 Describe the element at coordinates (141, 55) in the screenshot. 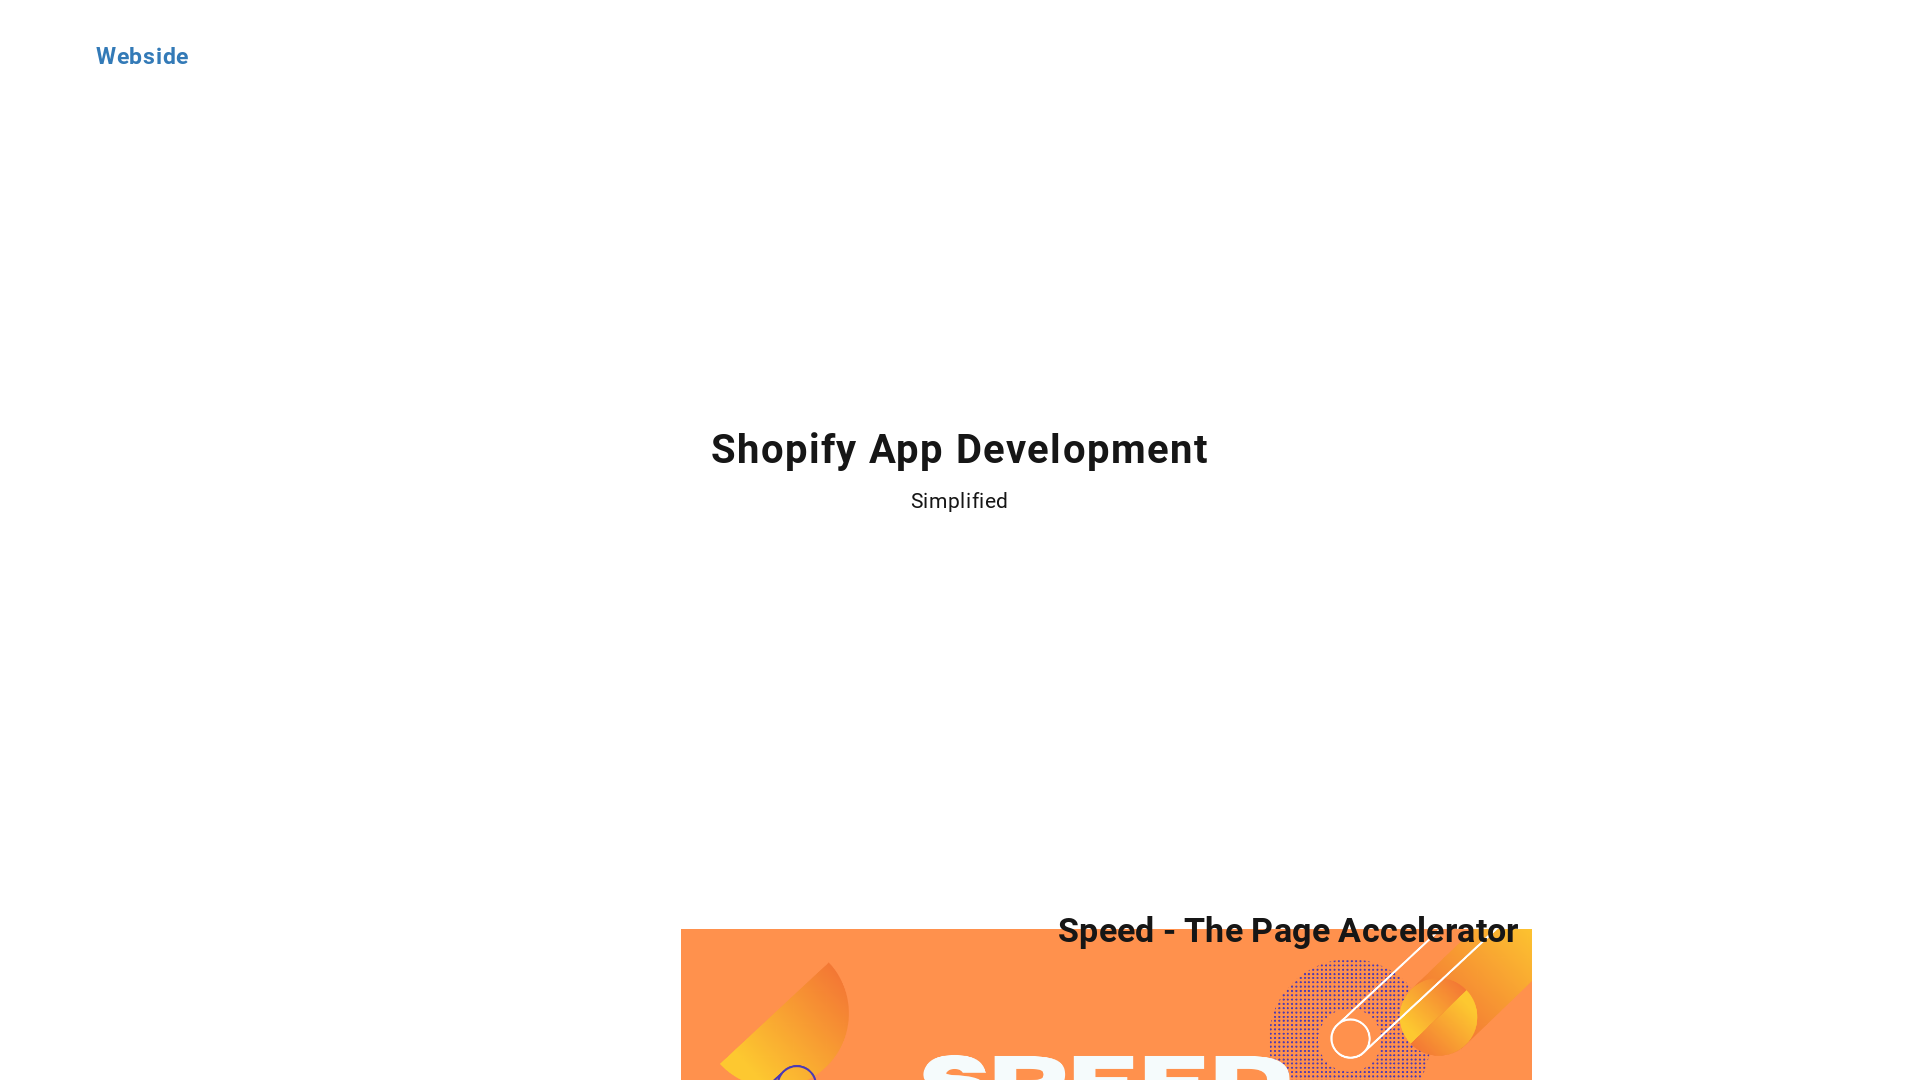

I see `'Webside'` at that location.